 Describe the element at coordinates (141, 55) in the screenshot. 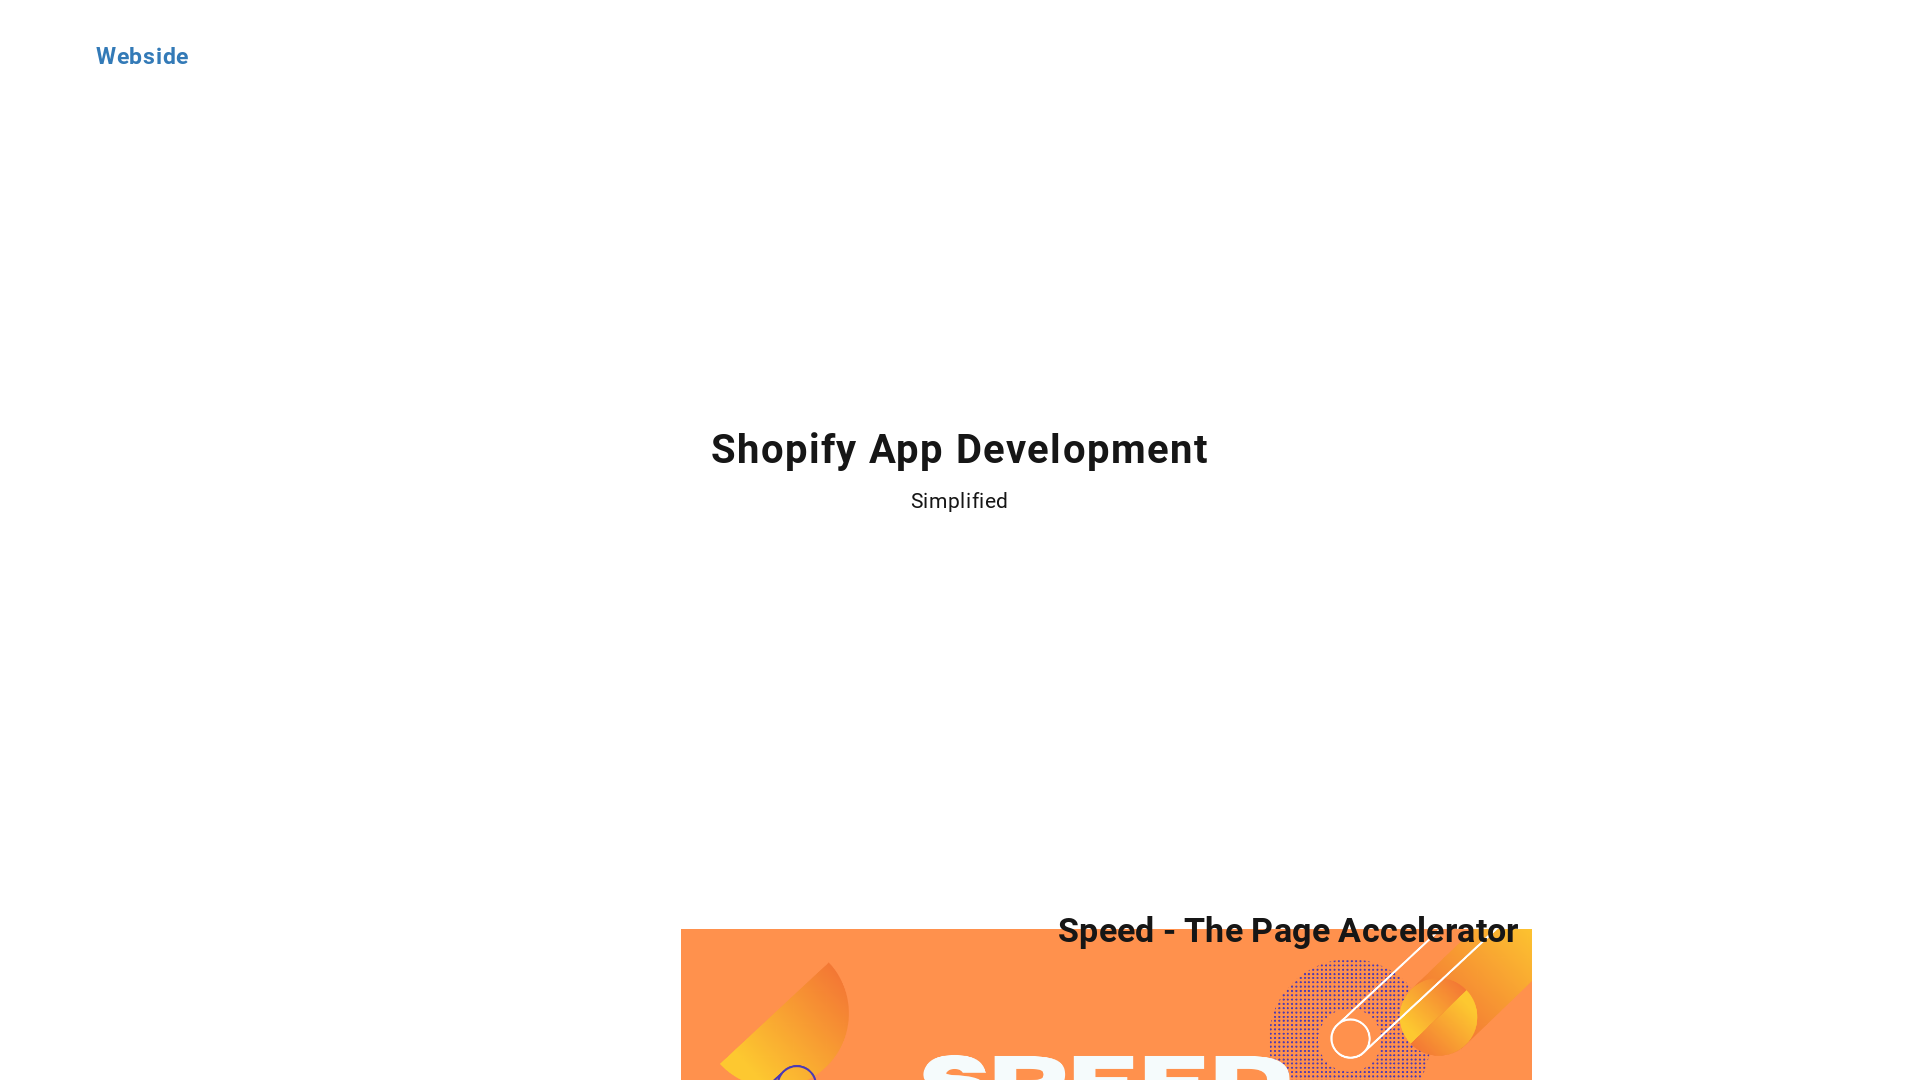

I see `'Webside'` at that location.